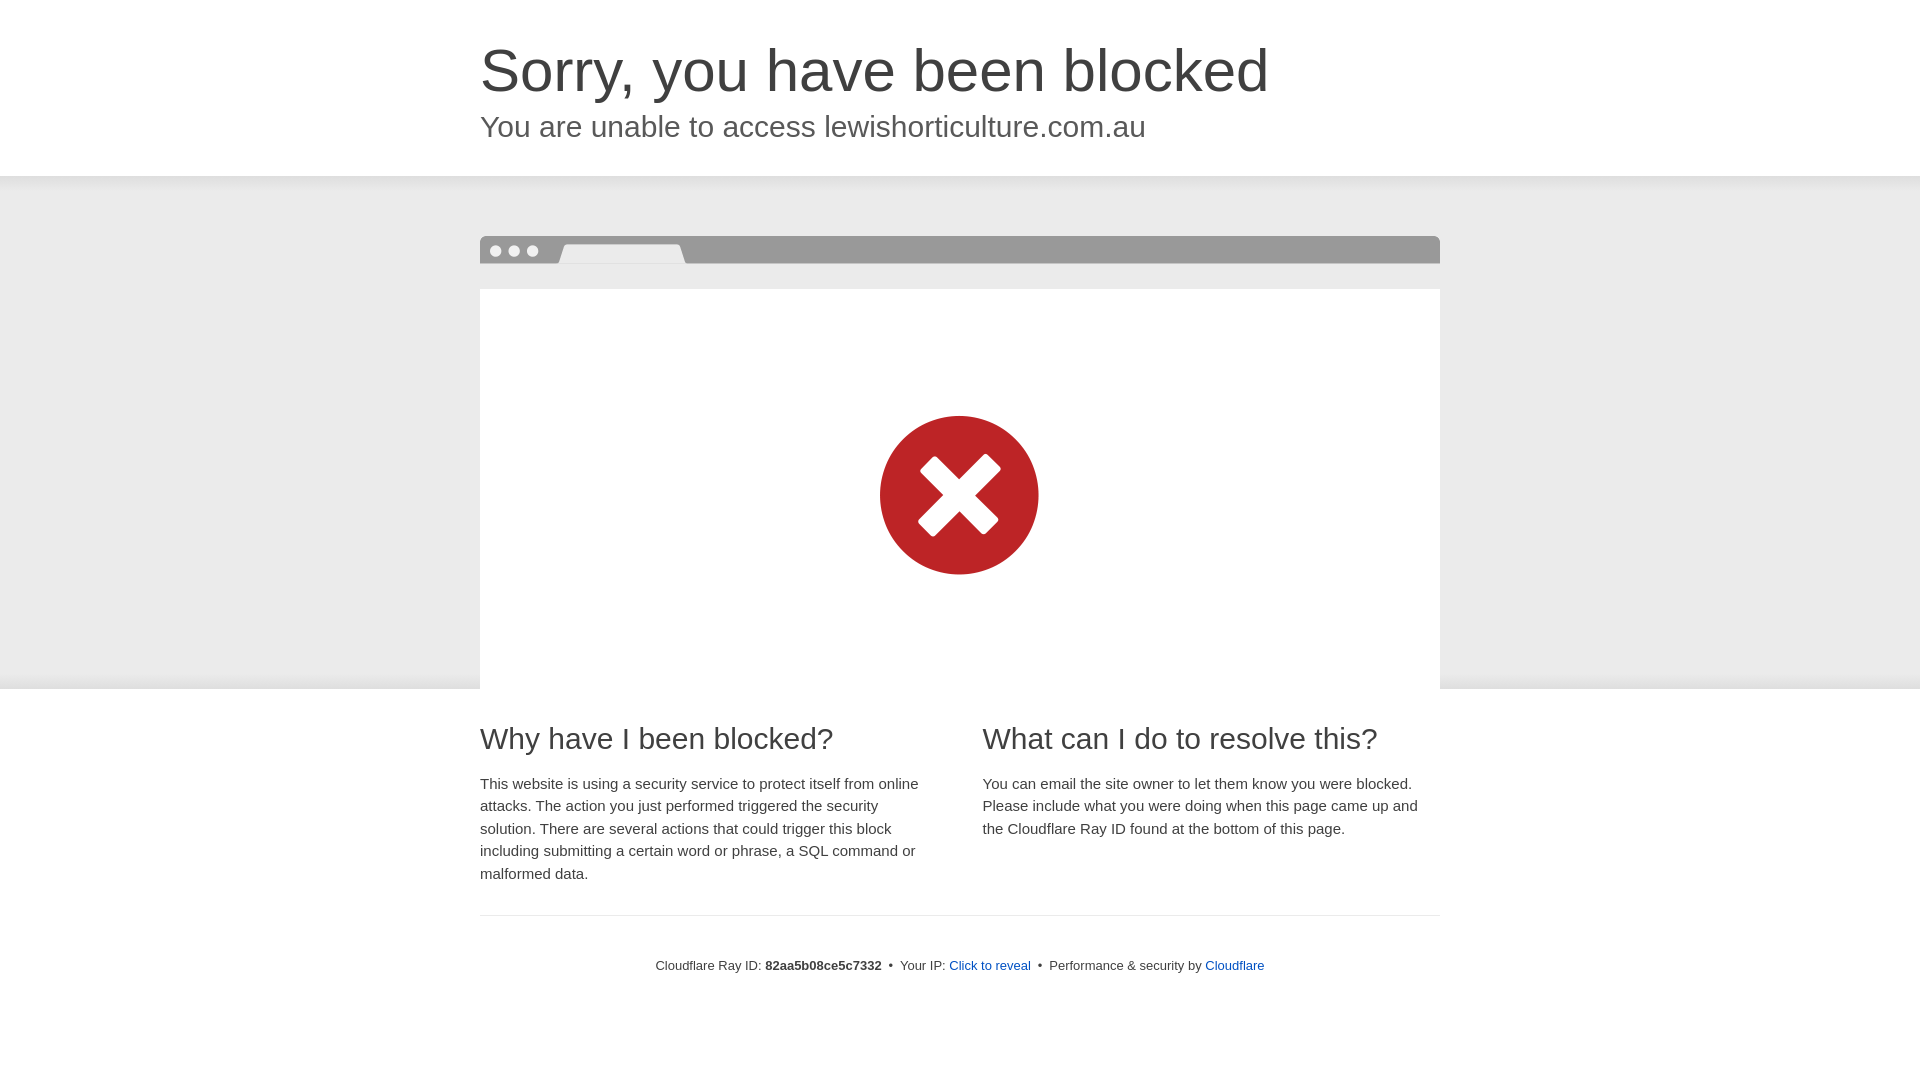 The height and width of the screenshot is (1080, 1920). I want to click on 'Cloudflare', so click(1233, 964).